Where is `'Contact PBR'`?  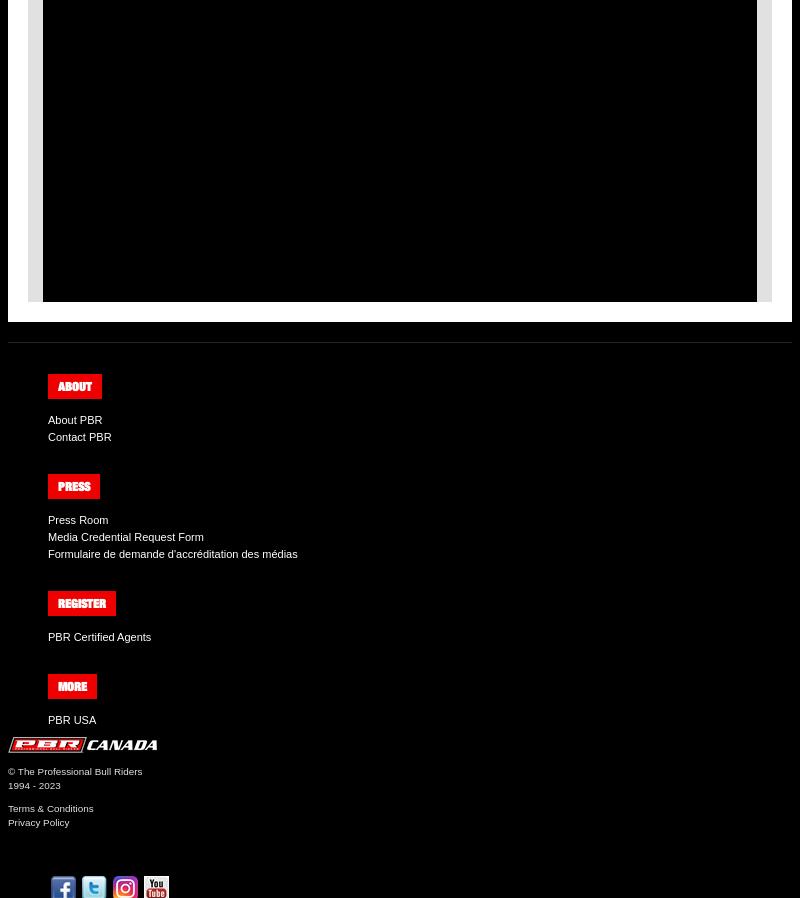
'Contact PBR' is located at coordinates (79, 435).